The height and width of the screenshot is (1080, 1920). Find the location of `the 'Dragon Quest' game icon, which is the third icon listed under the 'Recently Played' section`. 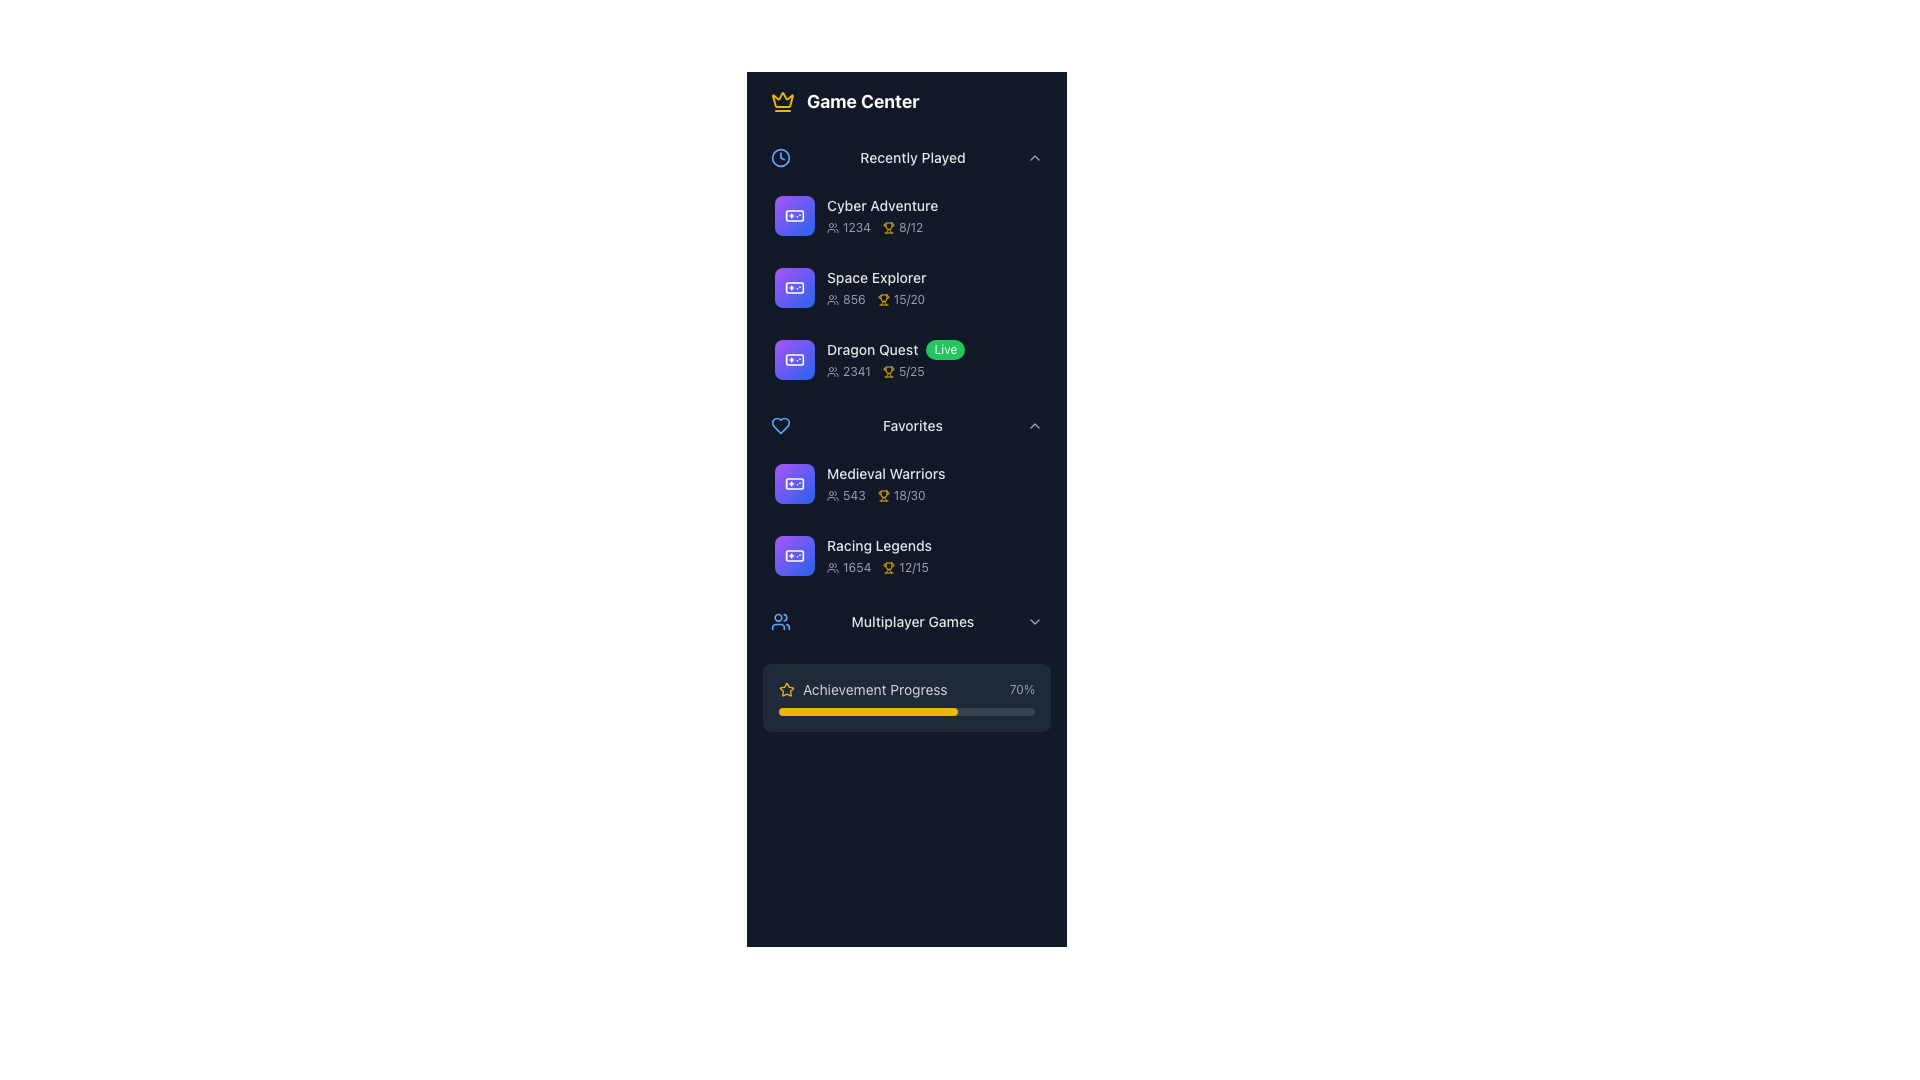

the 'Dragon Quest' game icon, which is the third icon listed under the 'Recently Played' section is located at coordinates (794, 358).